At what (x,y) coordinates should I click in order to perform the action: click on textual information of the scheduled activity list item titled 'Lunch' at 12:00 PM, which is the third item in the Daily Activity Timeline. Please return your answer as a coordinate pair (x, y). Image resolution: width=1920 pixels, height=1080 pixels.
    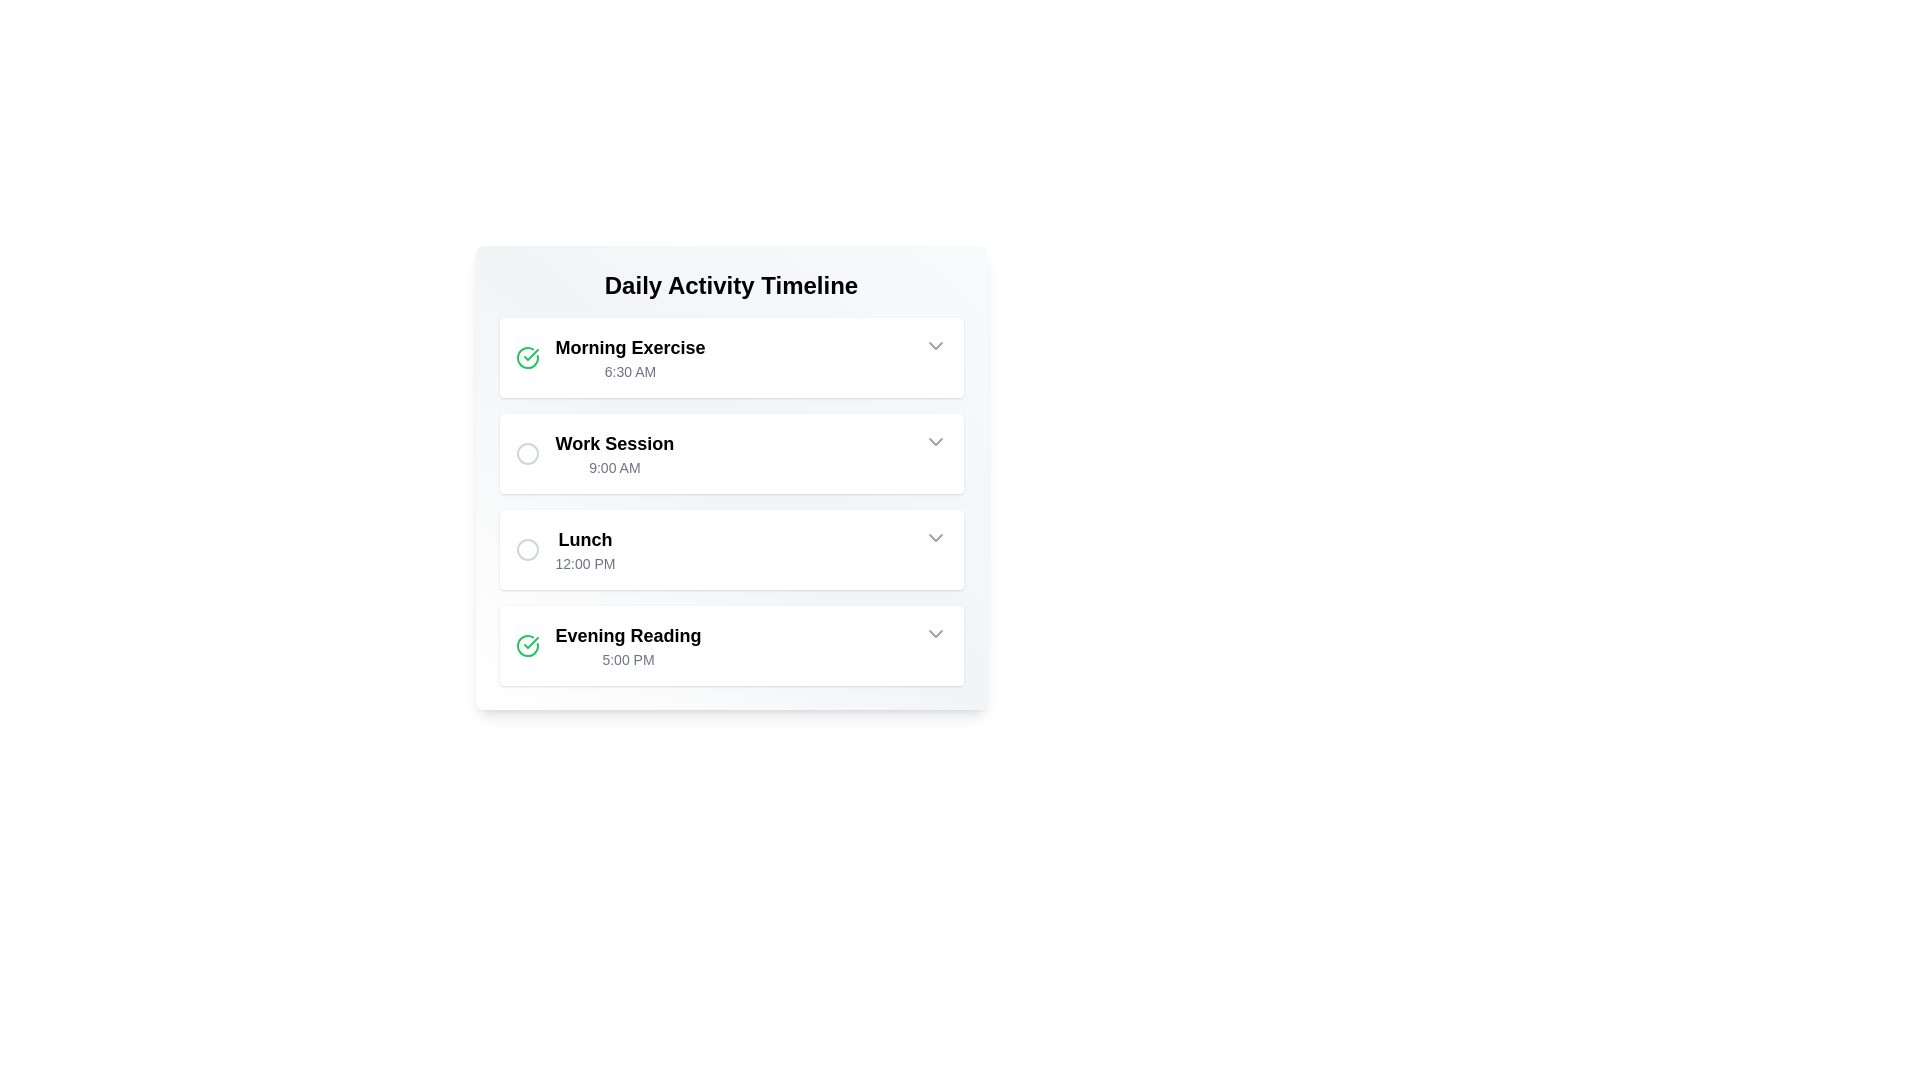
    Looking at the image, I should click on (584, 550).